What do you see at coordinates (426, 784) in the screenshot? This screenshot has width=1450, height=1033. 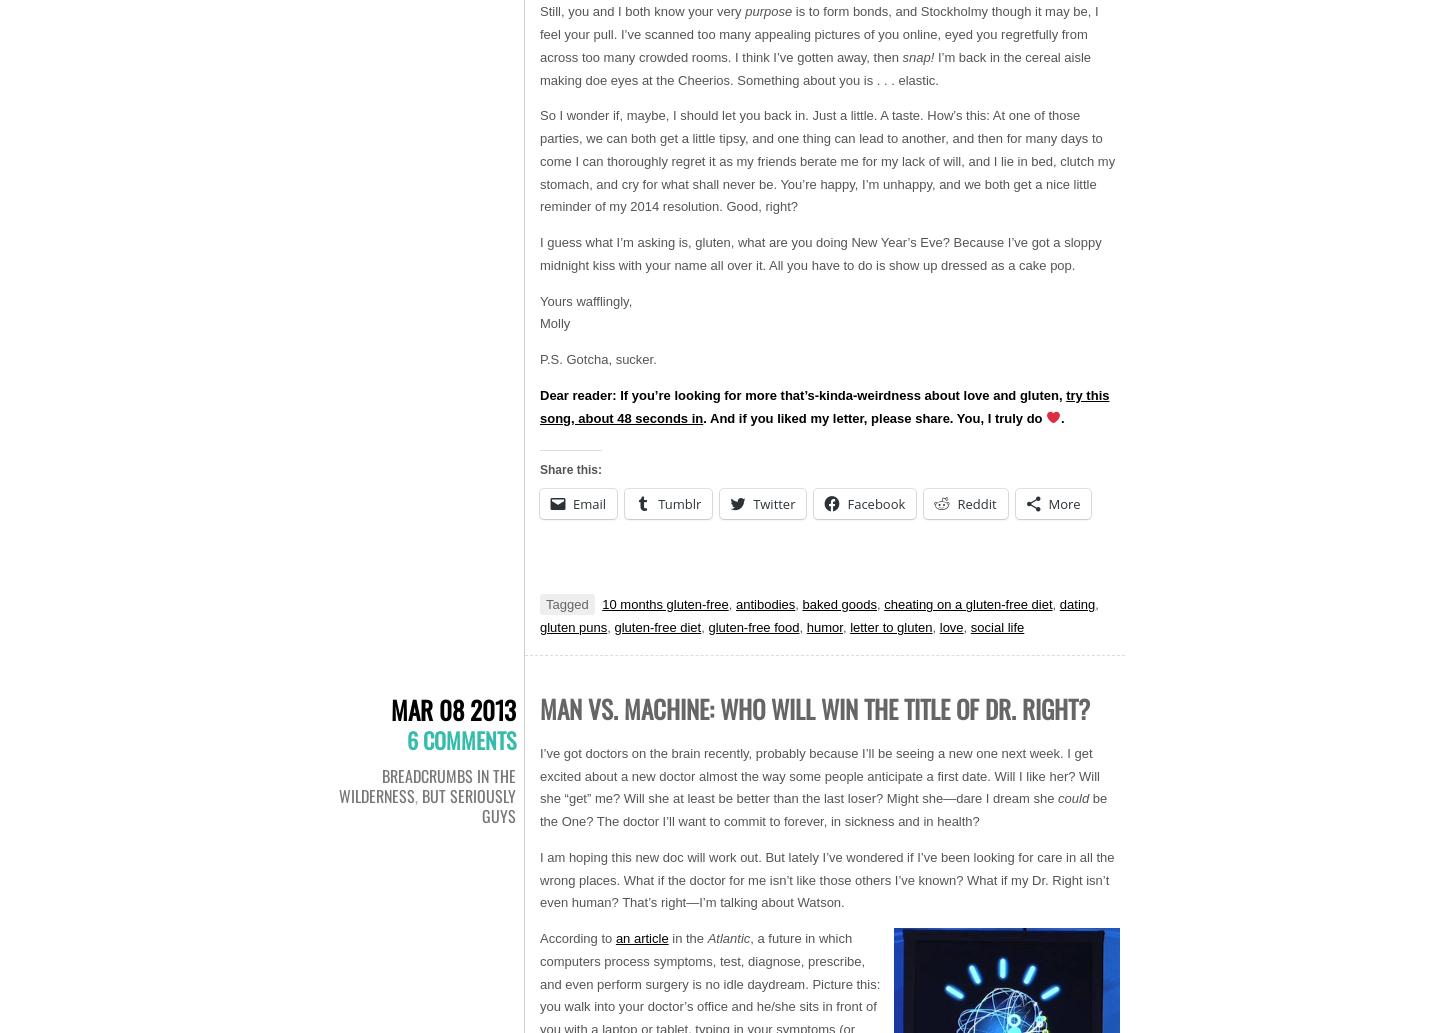 I see `'Breadcrumbs in the wilderness'` at bounding box center [426, 784].